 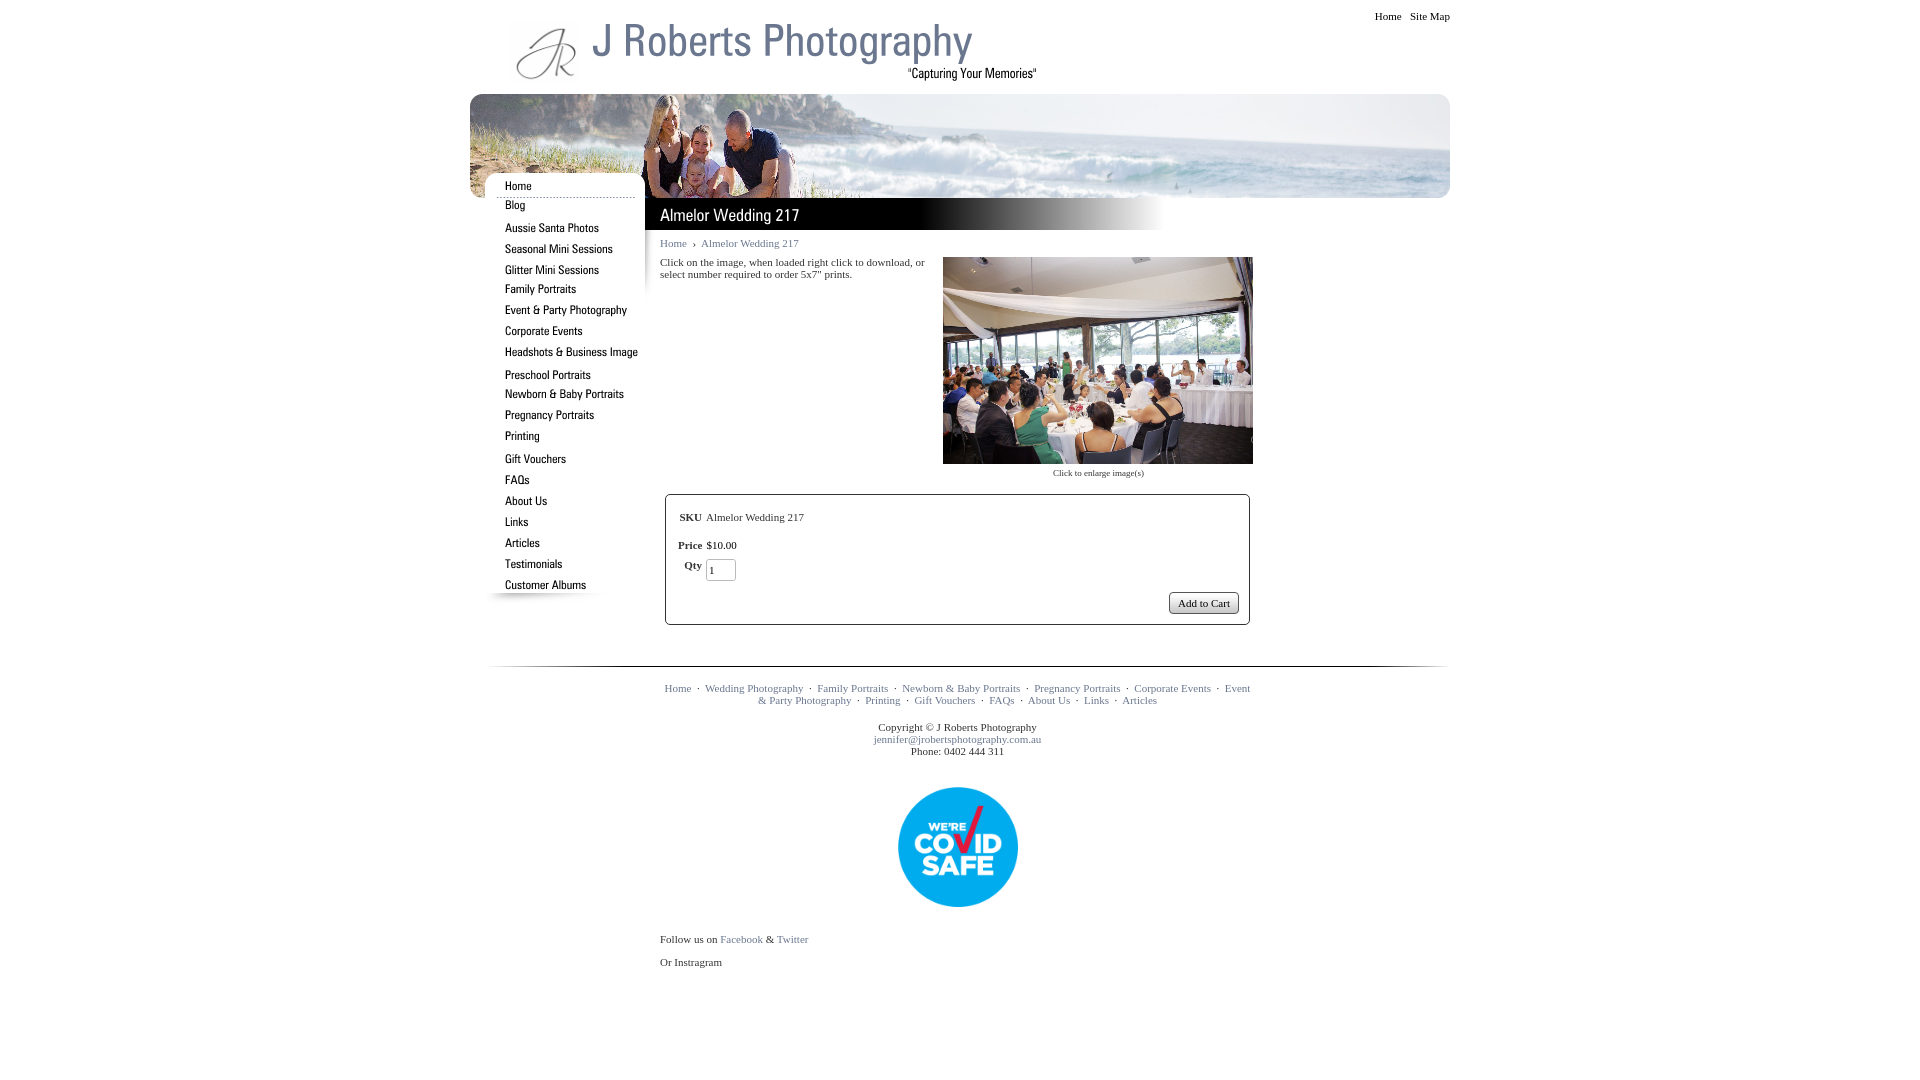 What do you see at coordinates (1429, 15) in the screenshot?
I see `'Site Map'` at bounding box center [1429, 15].